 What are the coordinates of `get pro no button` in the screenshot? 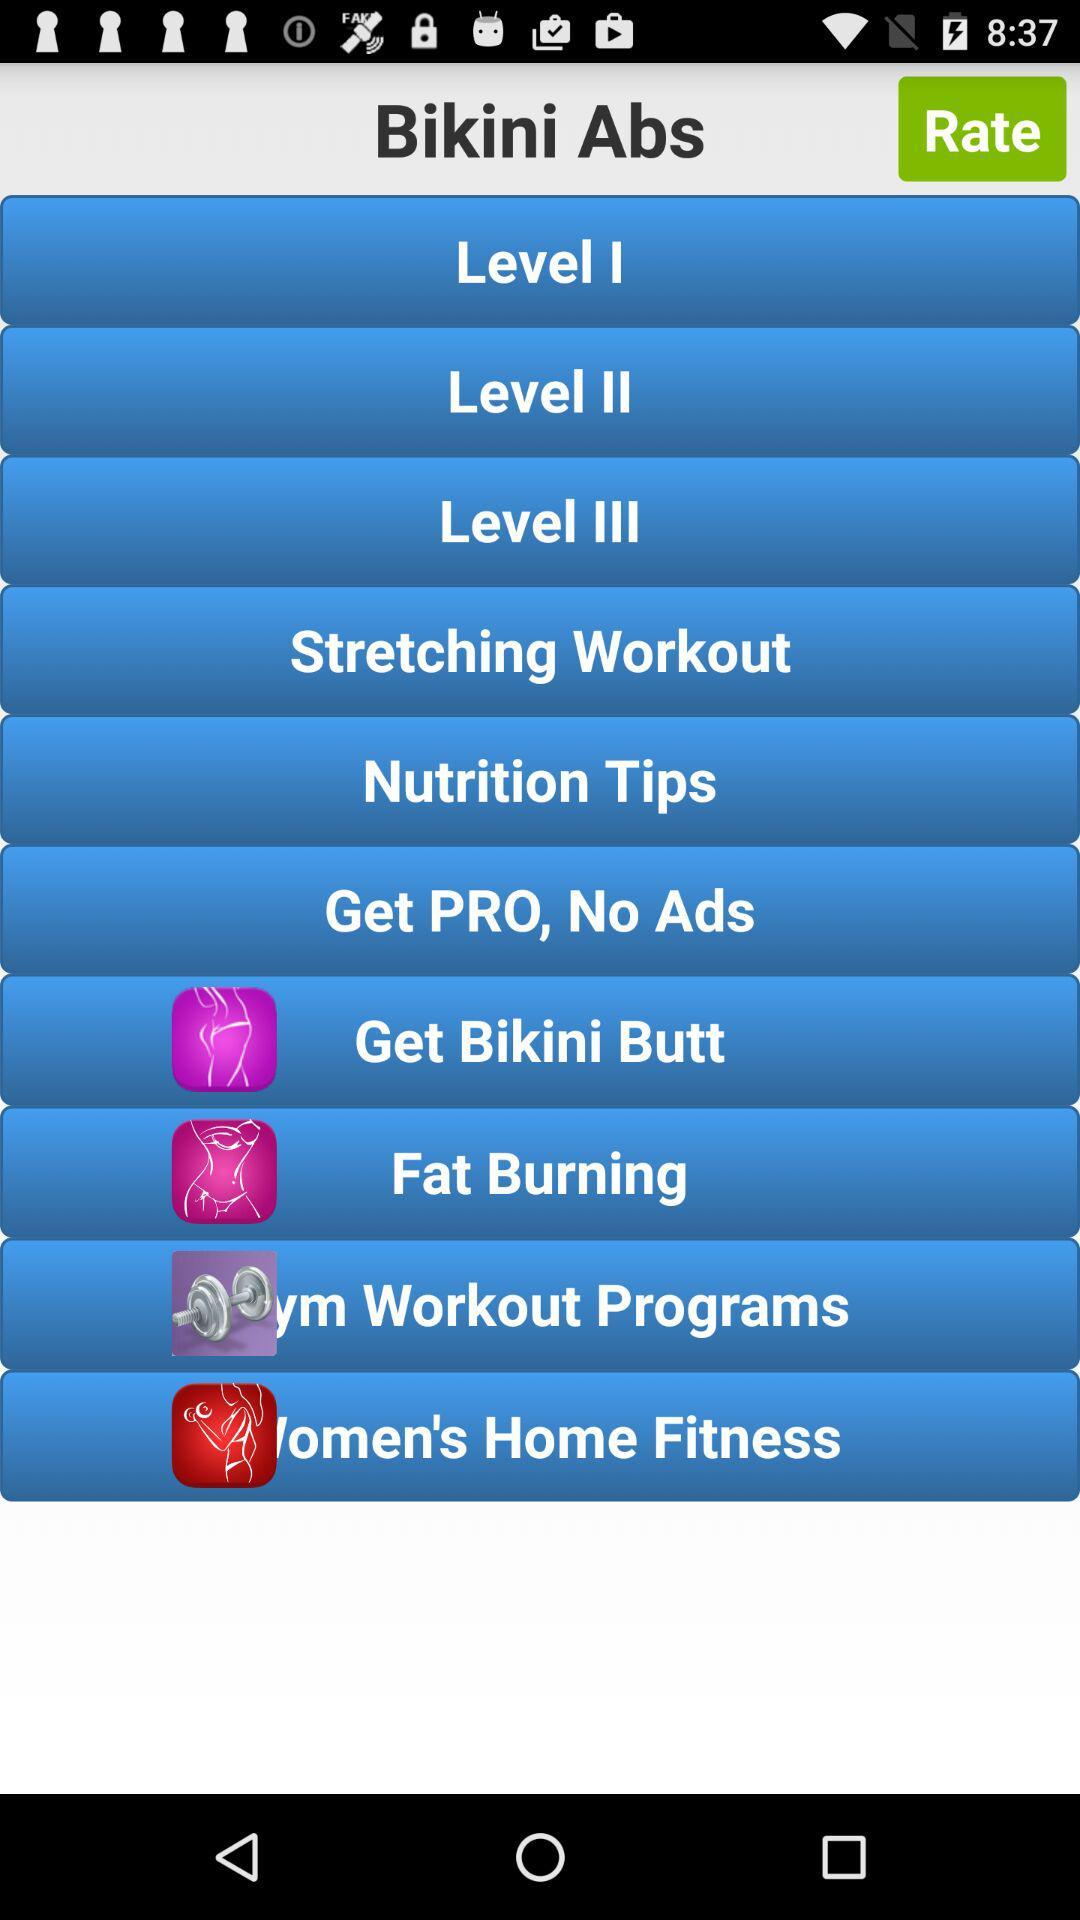 It's located at (540, 907).